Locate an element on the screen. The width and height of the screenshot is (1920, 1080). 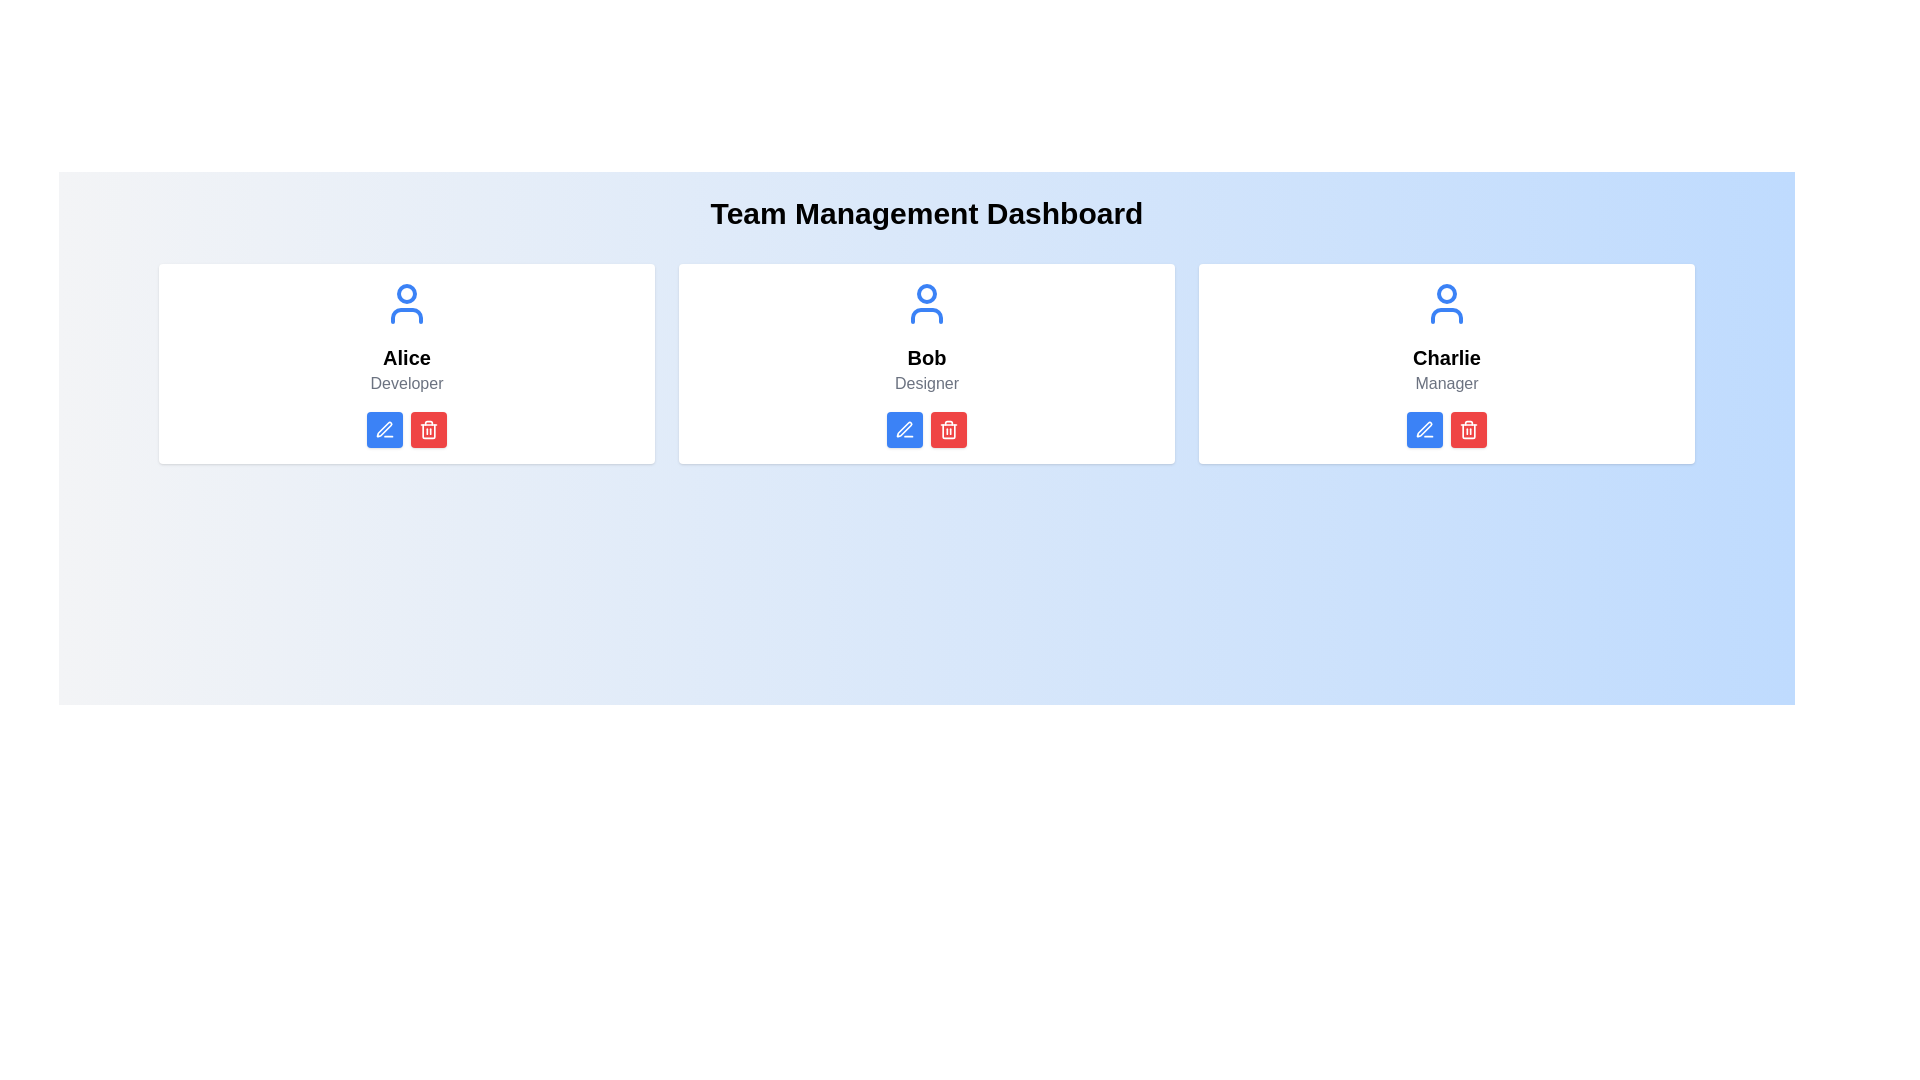
the delete button with a red background and a white trashcan icon, located at the bottom of the user information card under Alice's card is located at coordinates (427, 428).